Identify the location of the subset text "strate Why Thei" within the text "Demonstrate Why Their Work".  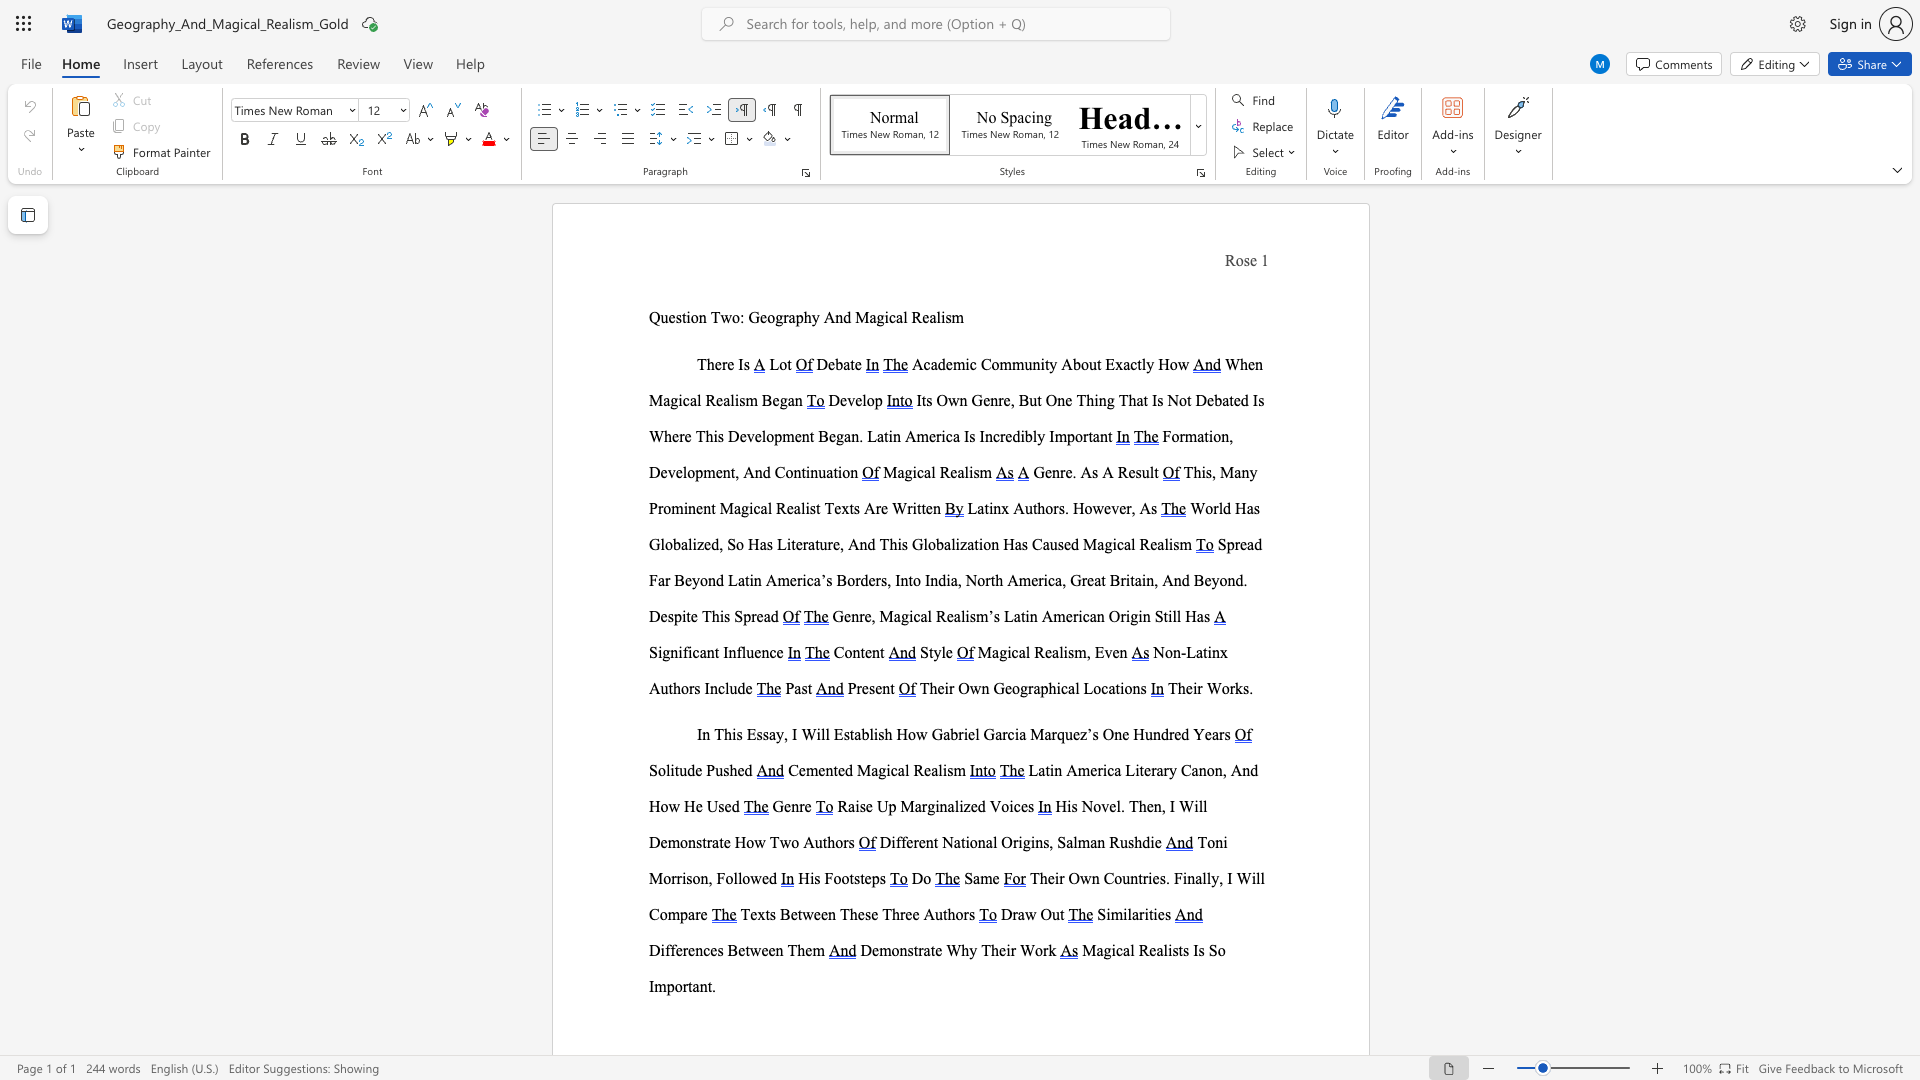
(906, 949).